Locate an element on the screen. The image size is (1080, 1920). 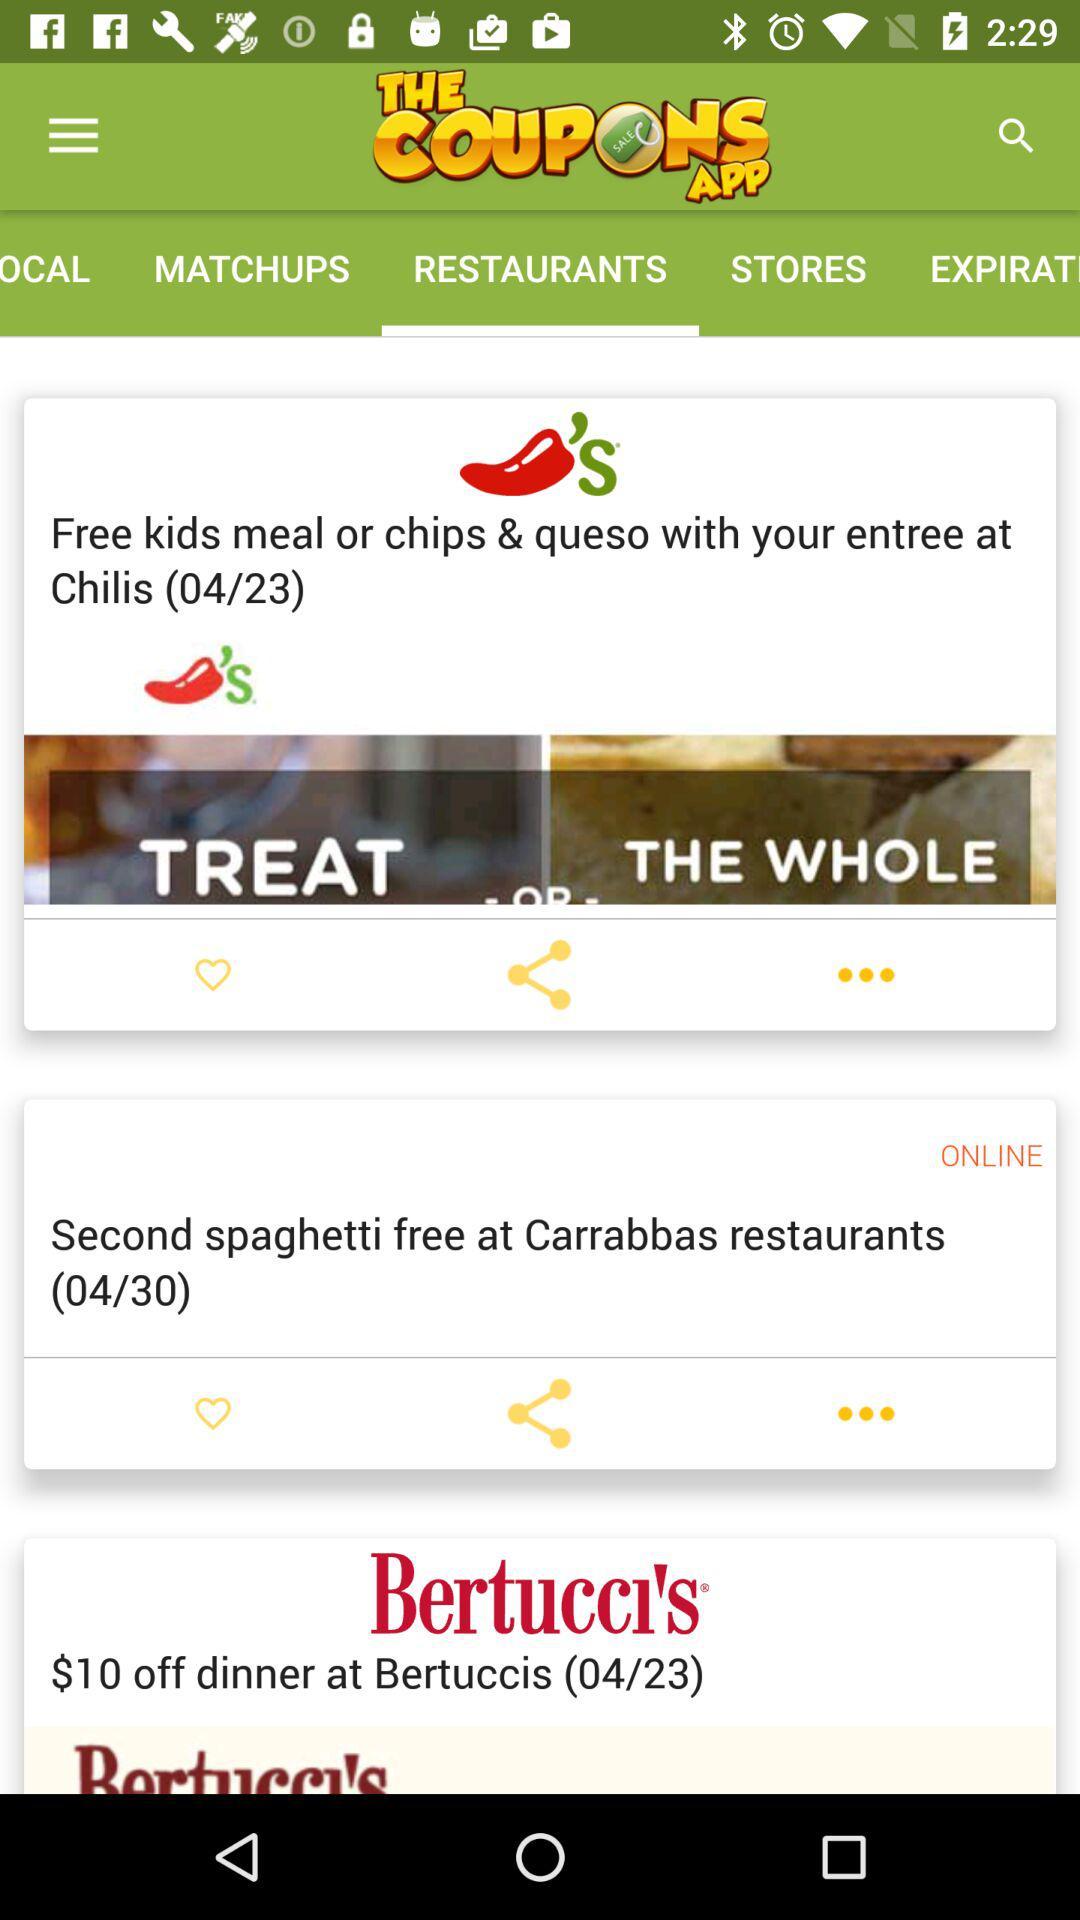
switch is located at coordinates (212, 974).